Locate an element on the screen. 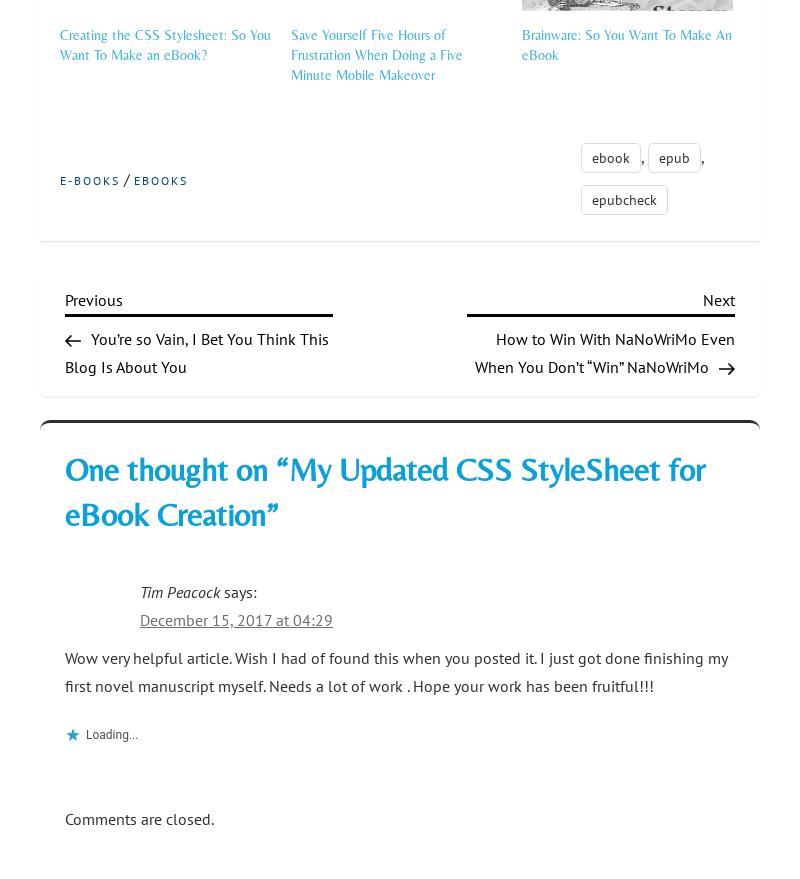  'Tim Peacock' is located at coordinates (179, 590).